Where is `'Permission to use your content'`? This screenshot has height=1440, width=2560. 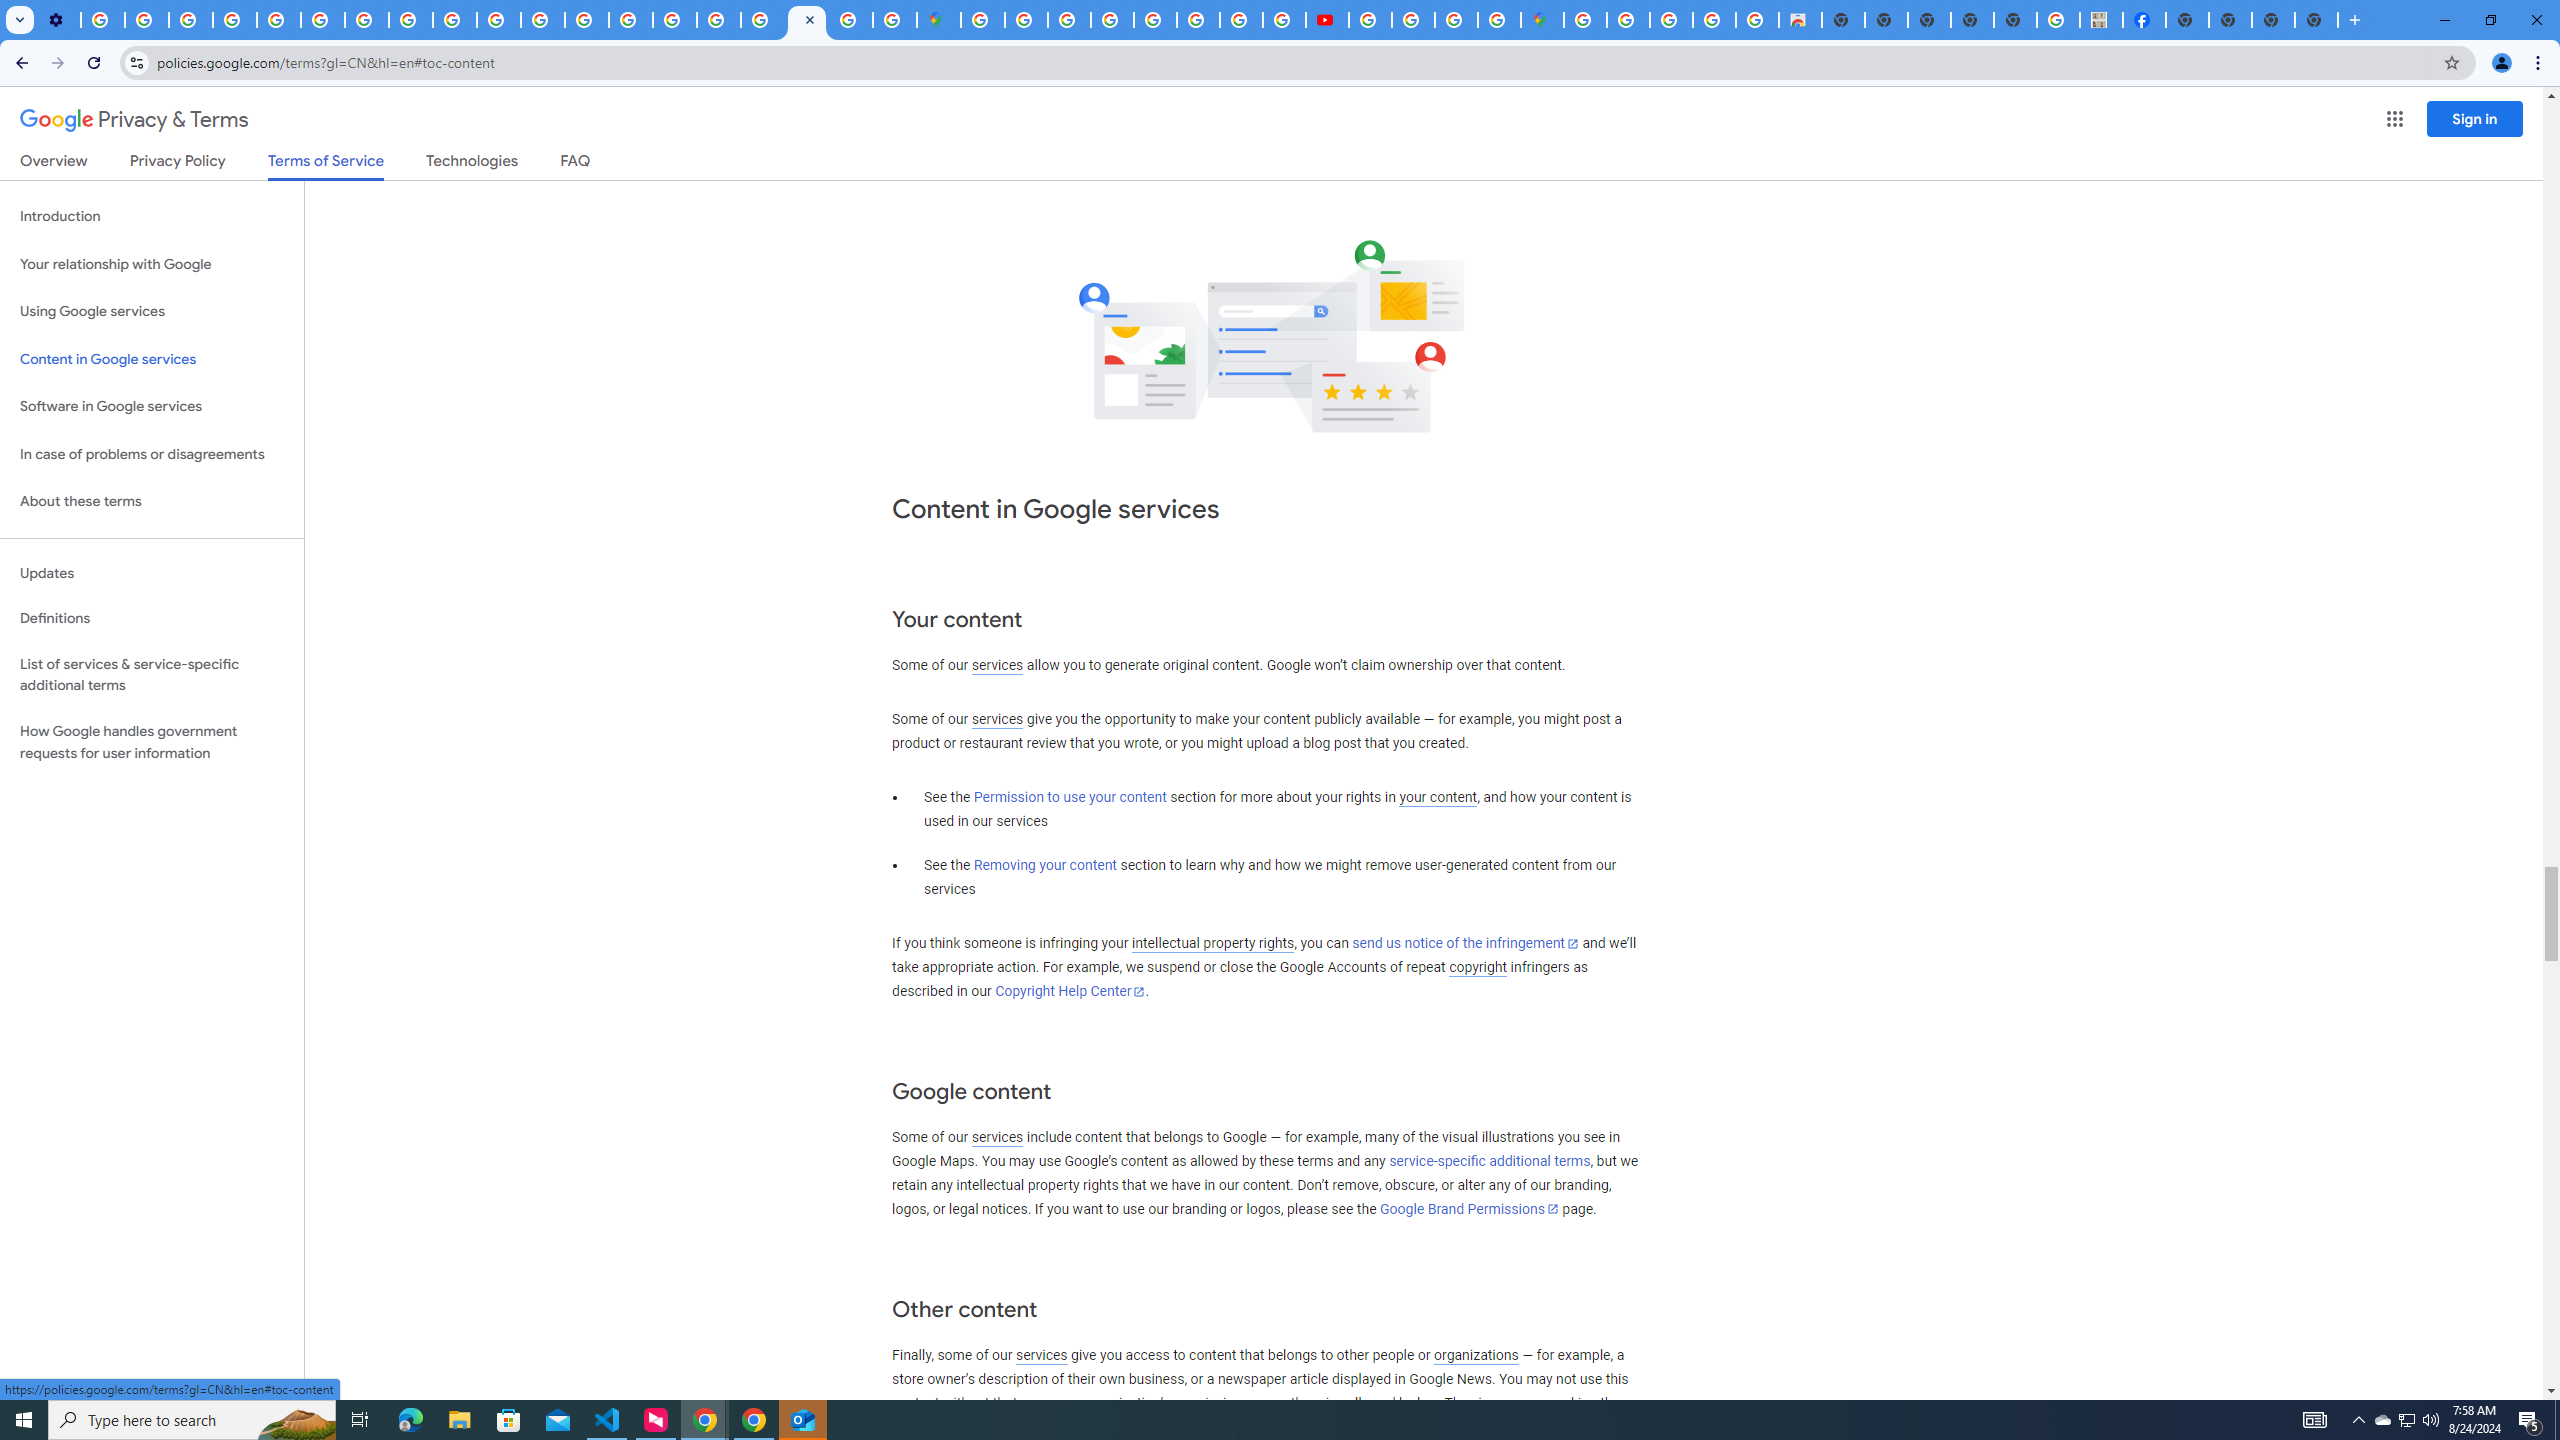
'Permission to use your content' is located at coordinates (1069, 796).